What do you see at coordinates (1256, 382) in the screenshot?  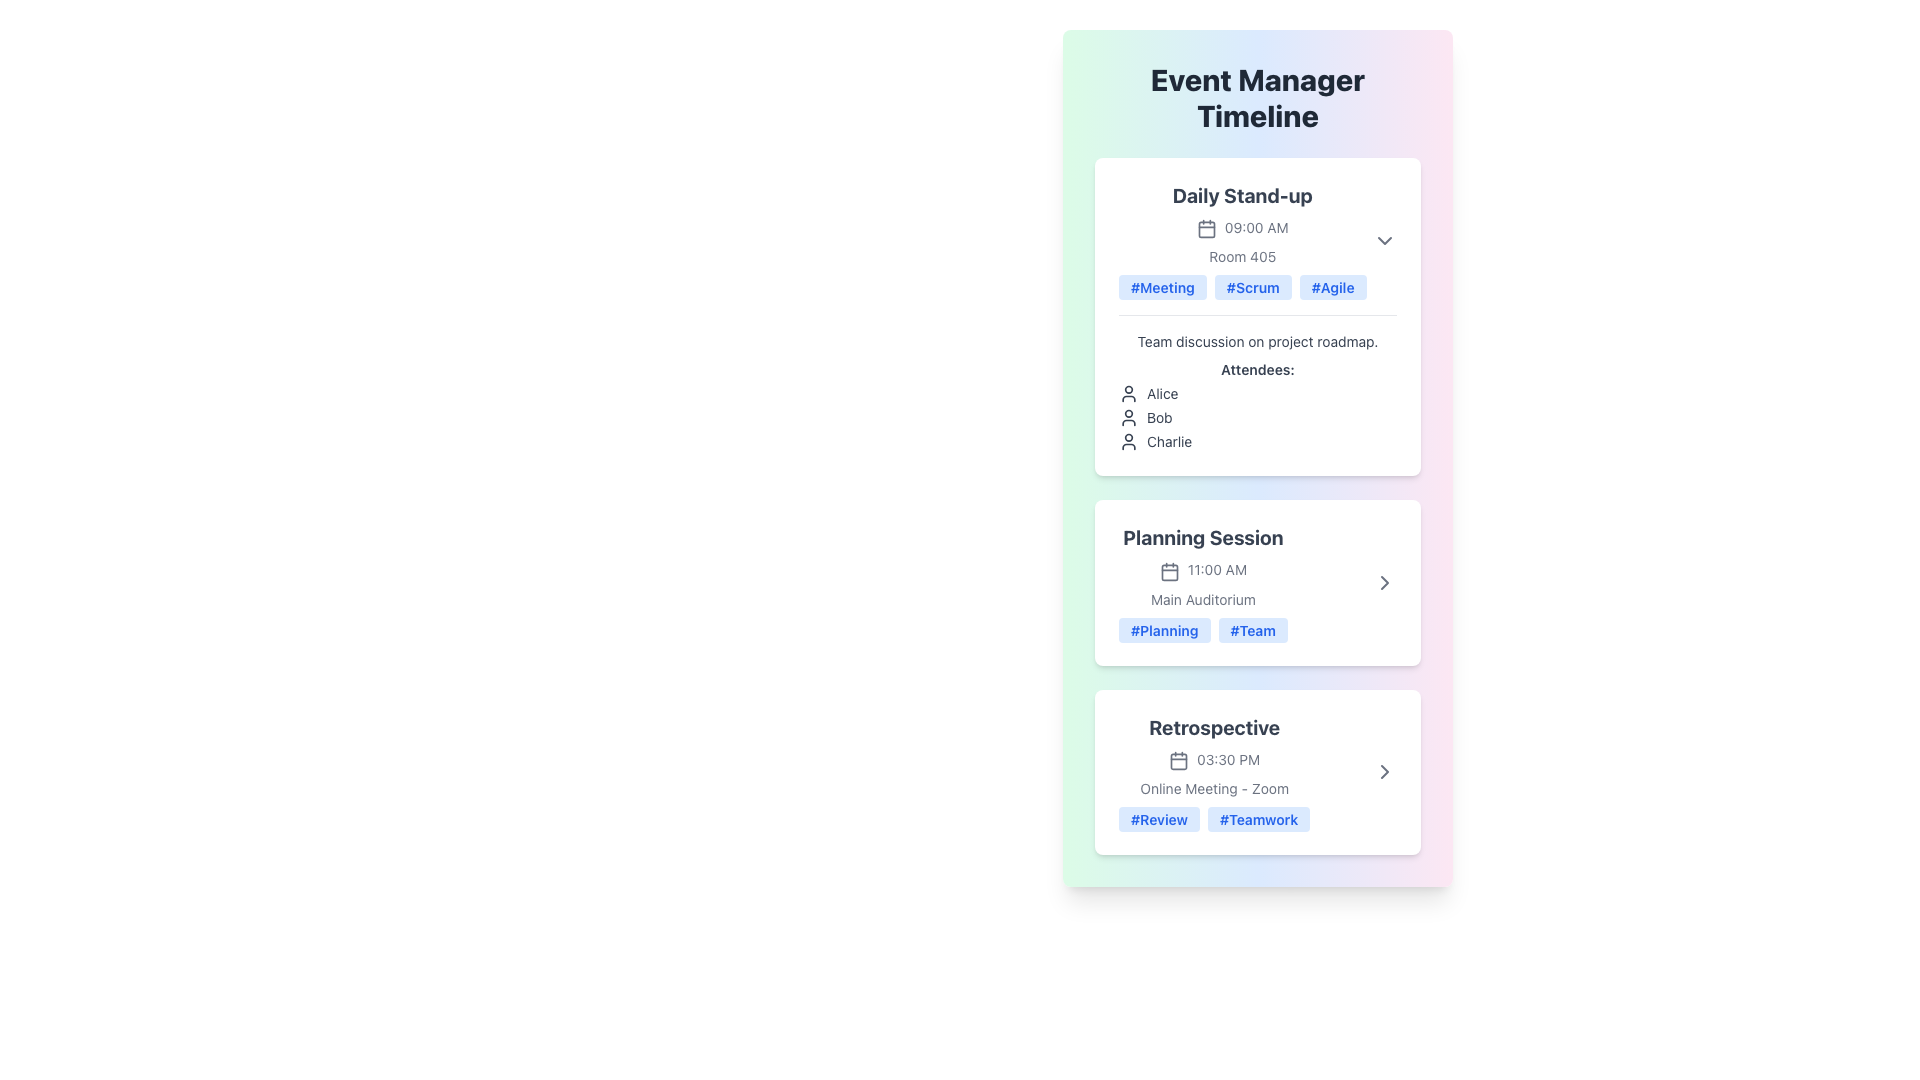 I see `the Textual description block located within the 'Daily Stand-up' card in the 'Event Manager Timeline' interface, which provides details about the meeting discussion summary and lists attendees` at bounding box center [1256, 382].